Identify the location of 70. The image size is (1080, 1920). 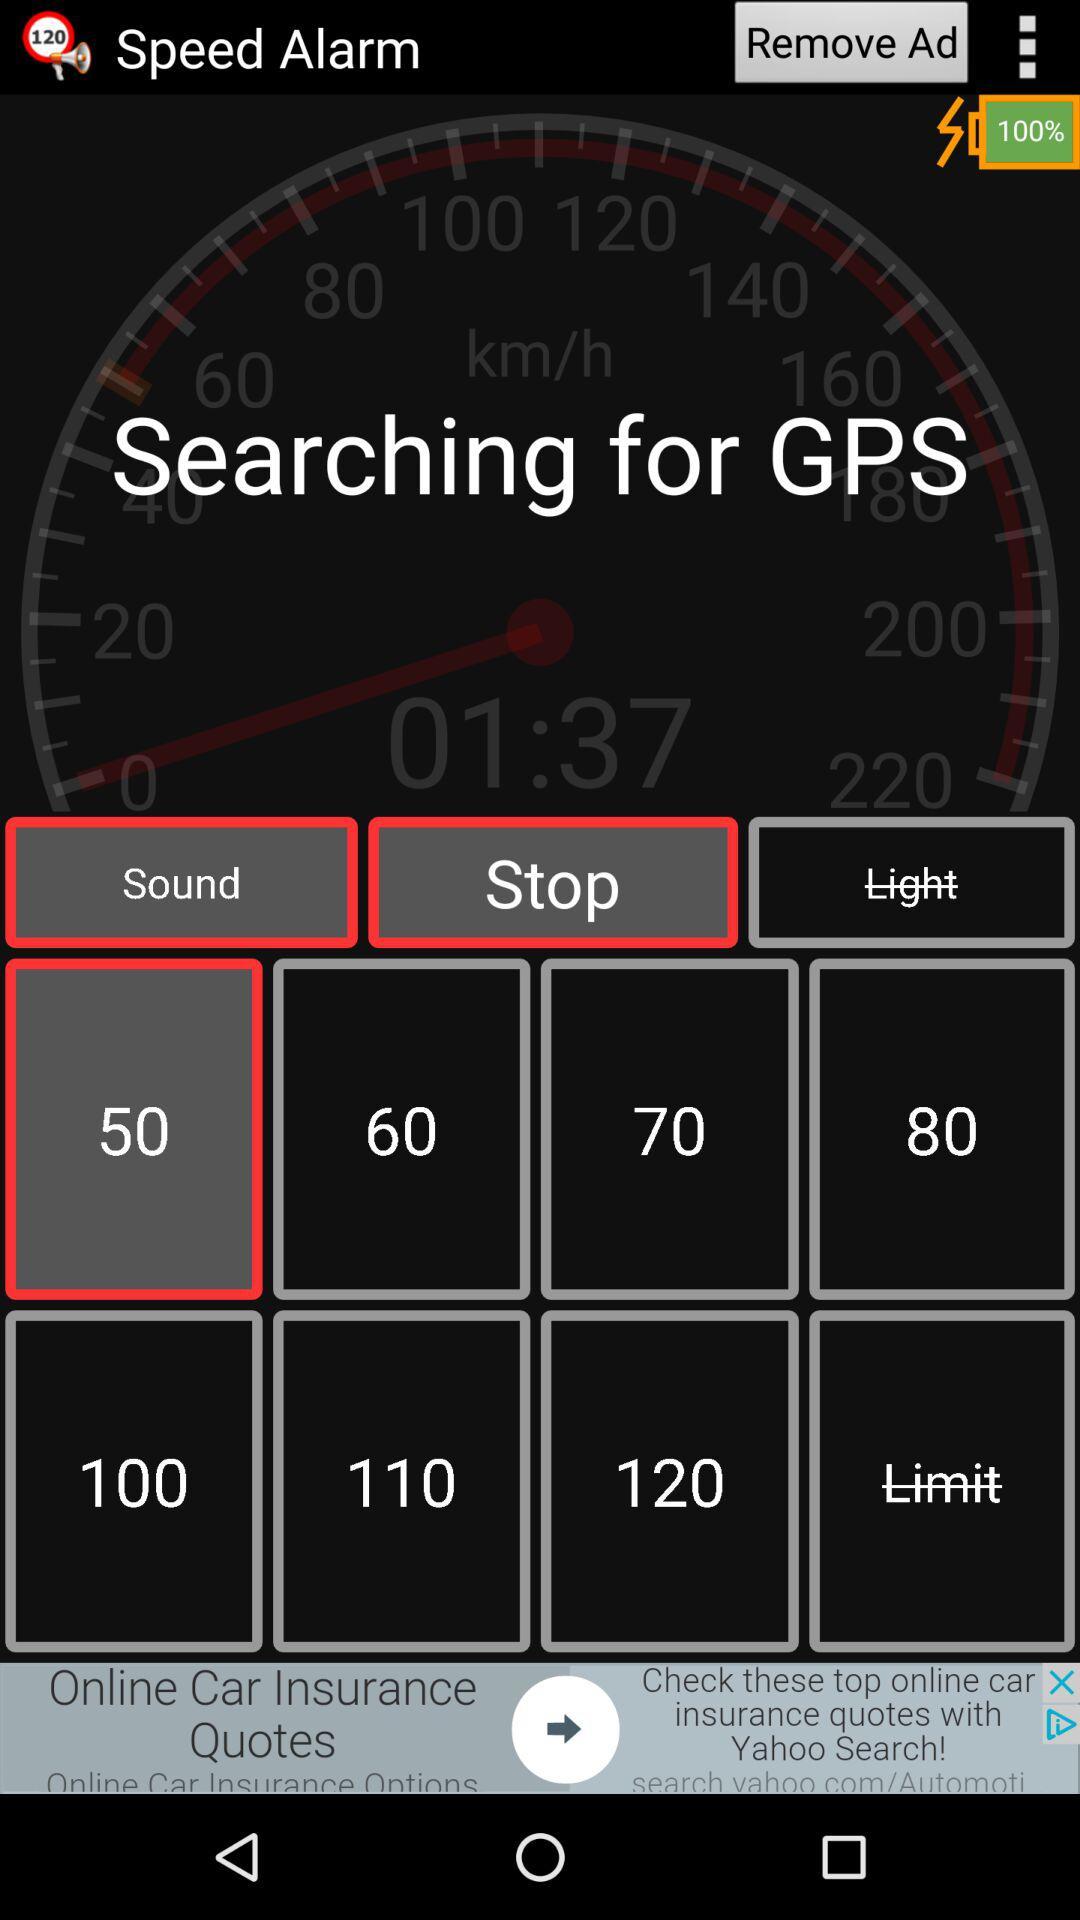
(670, 1129).